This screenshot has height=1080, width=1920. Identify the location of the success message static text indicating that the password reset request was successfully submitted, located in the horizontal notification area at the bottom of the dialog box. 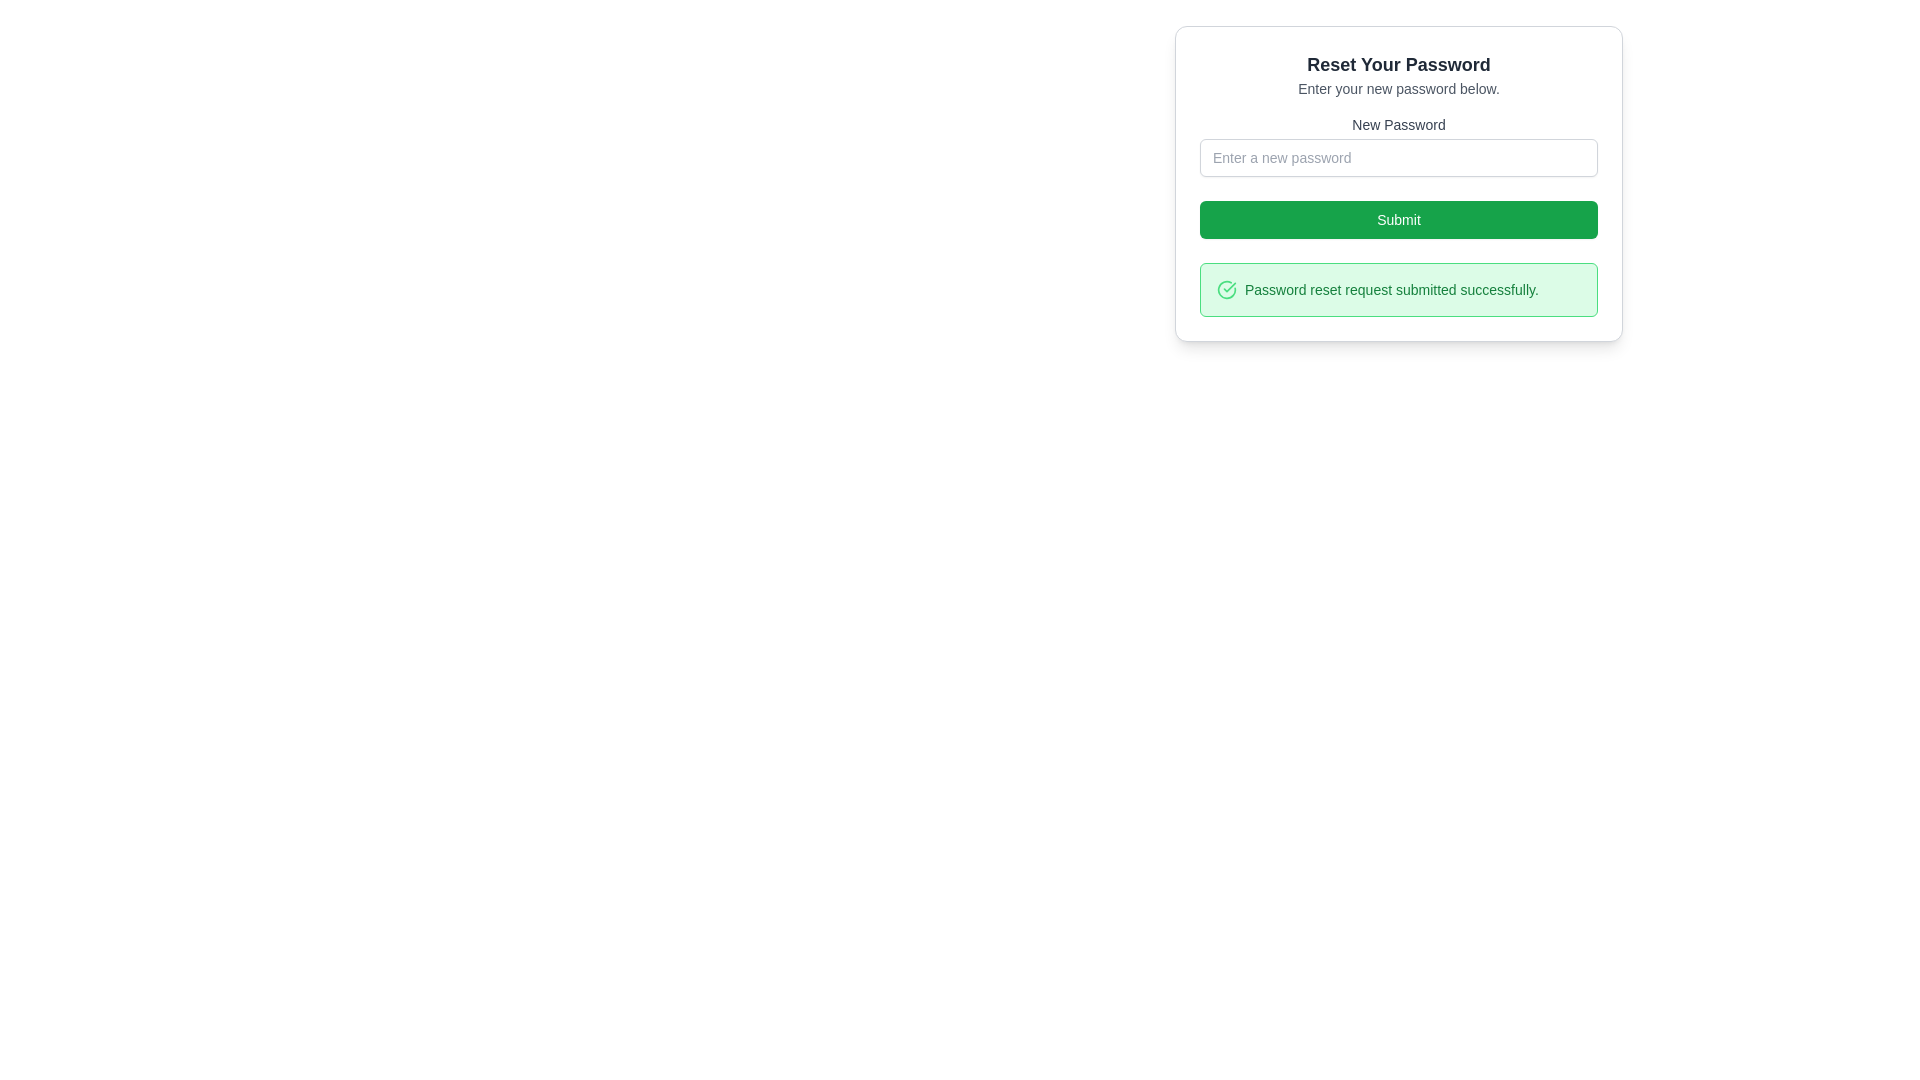
(1391, 289).